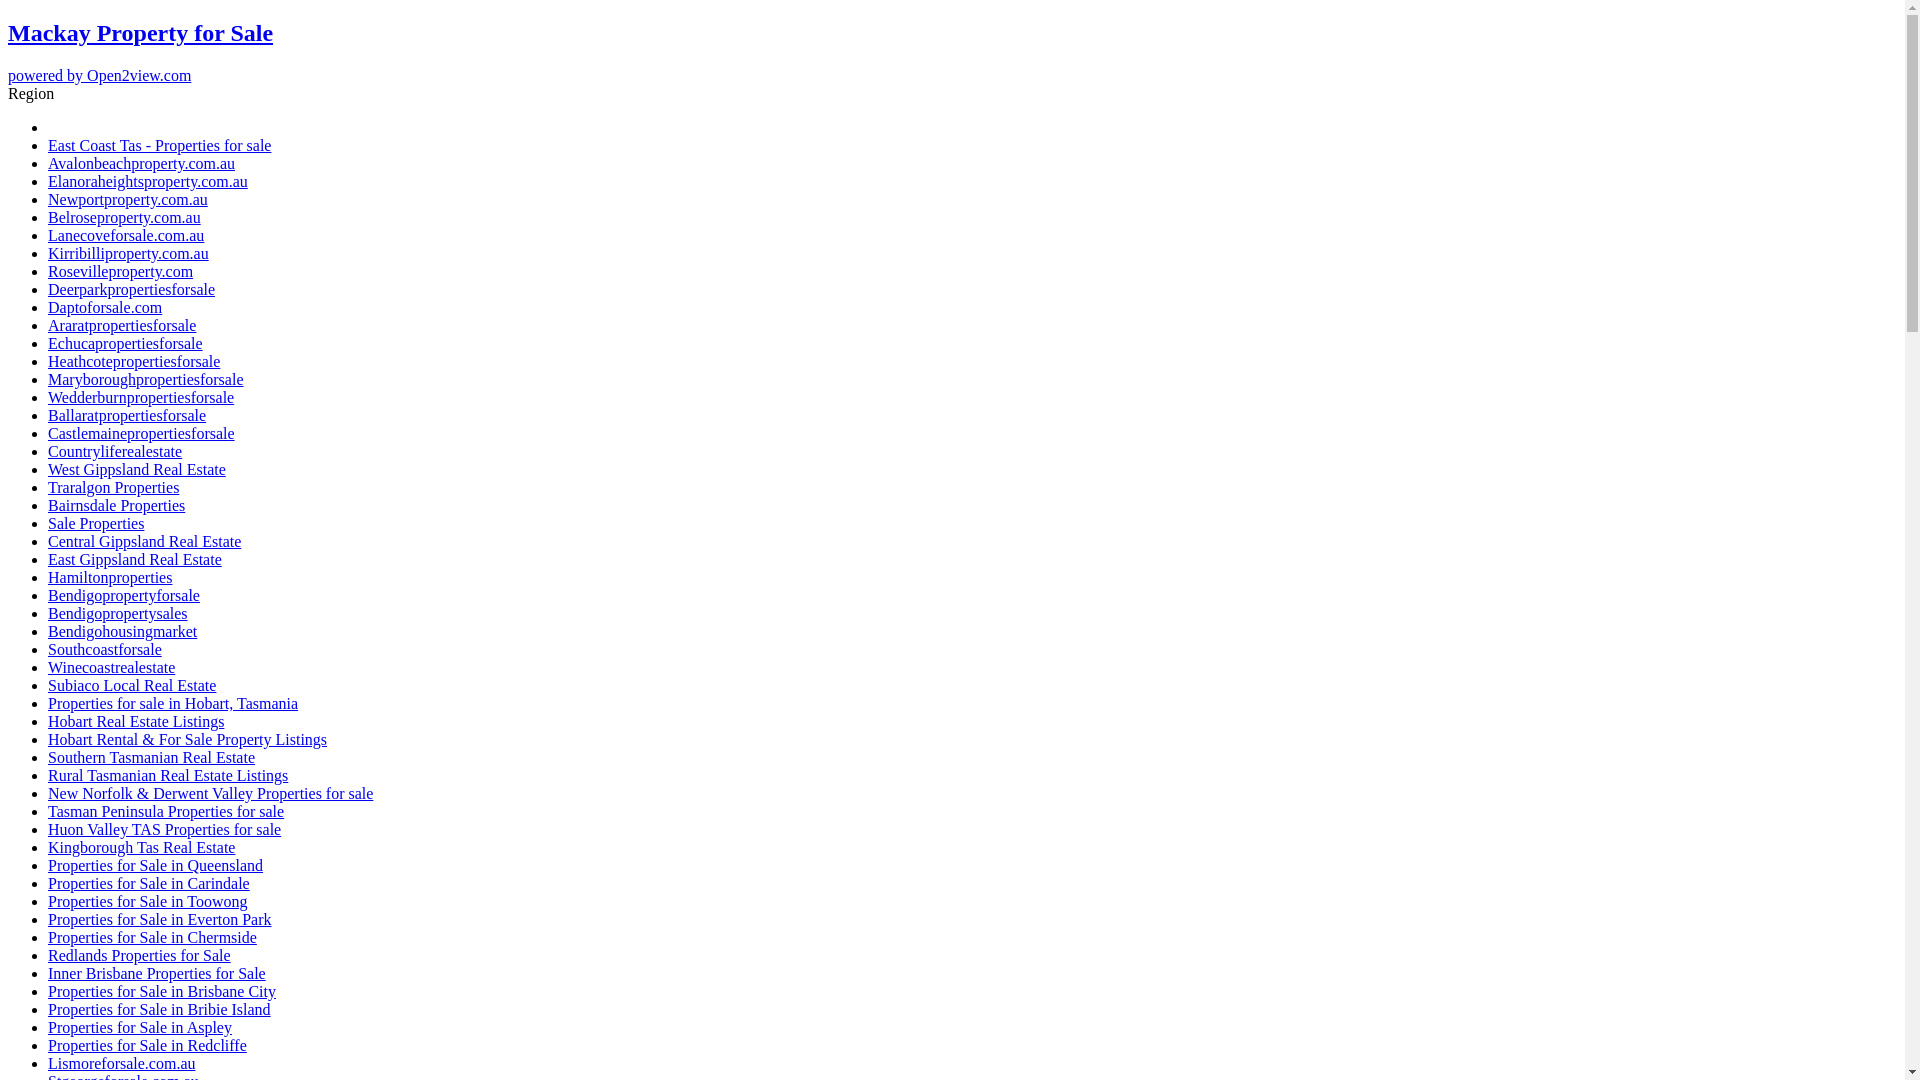 The height and width of the screenshot is (1080, 1920). I want to click on 'East Coast Tas - Properties for sale', so click(48, 144).